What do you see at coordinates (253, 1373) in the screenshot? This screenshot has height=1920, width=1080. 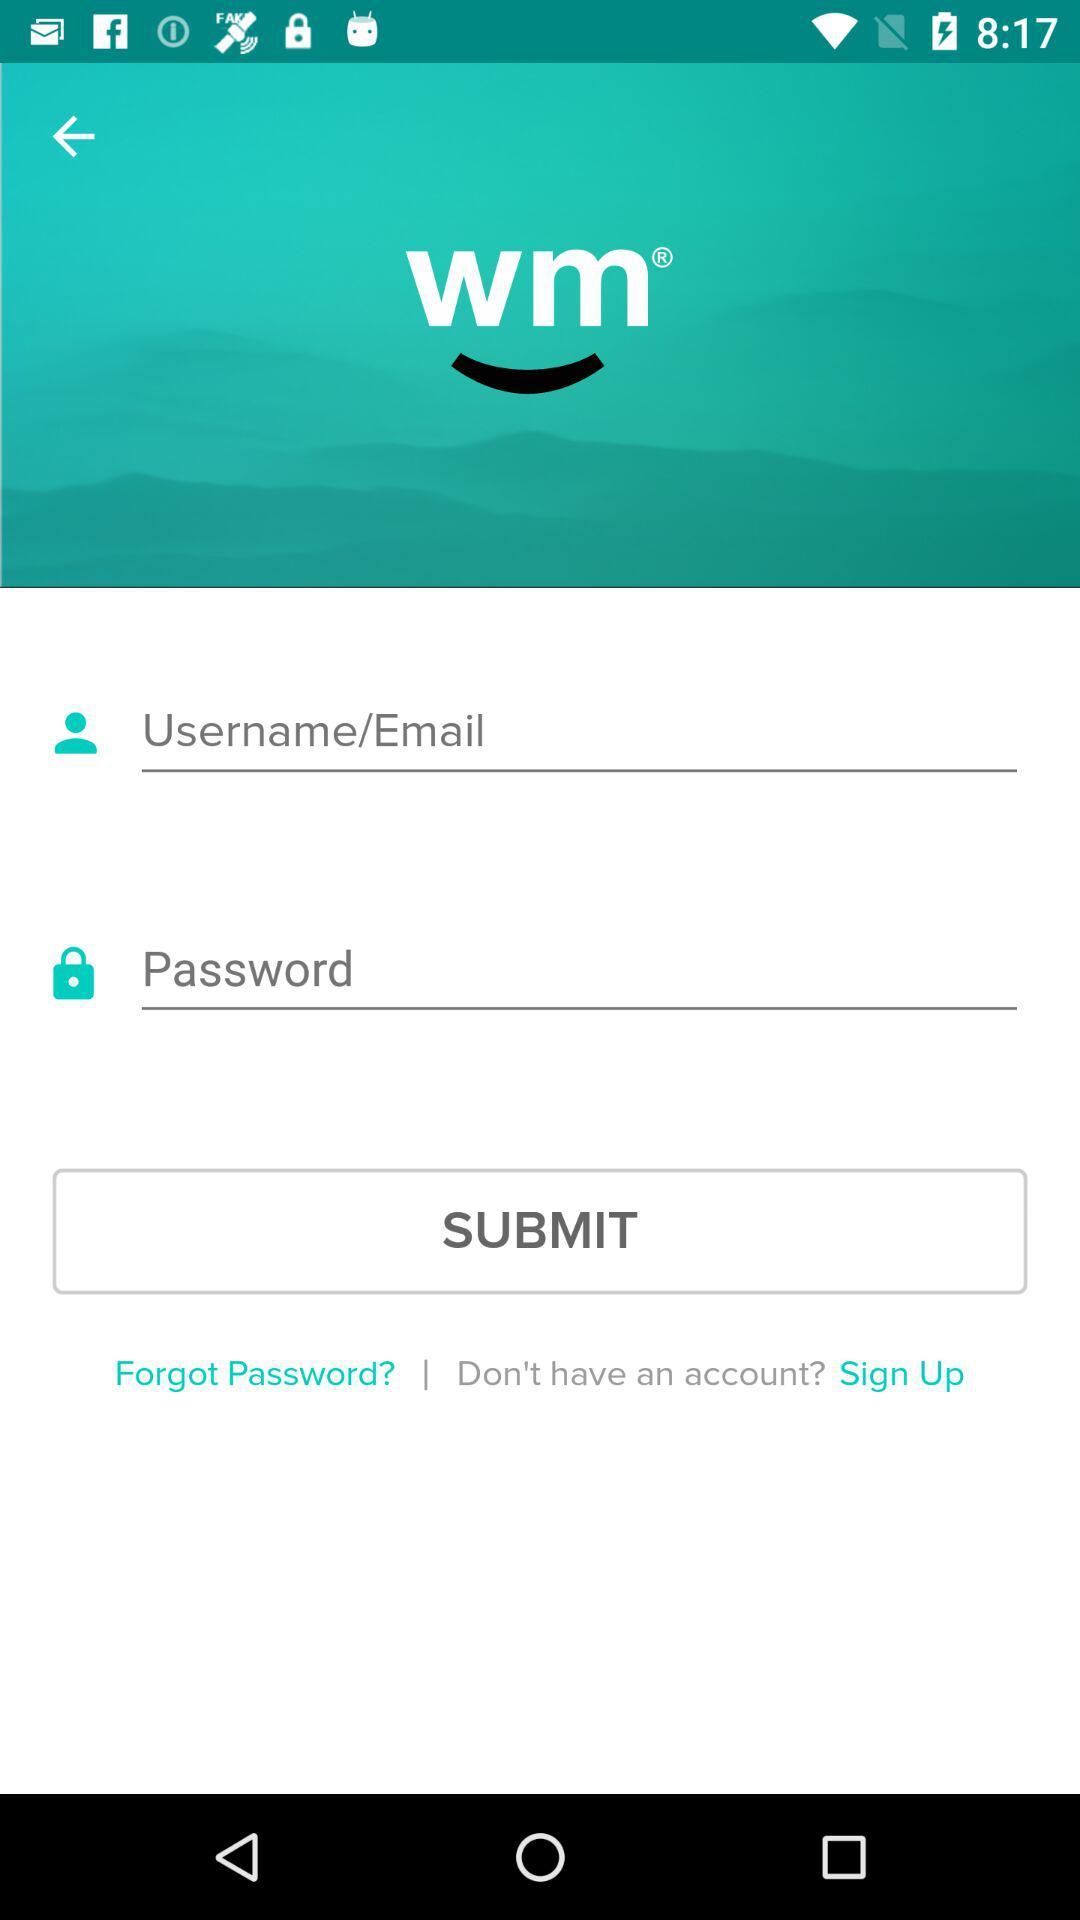 I see `the item next to the | item` at bounding box center [253, 1373].